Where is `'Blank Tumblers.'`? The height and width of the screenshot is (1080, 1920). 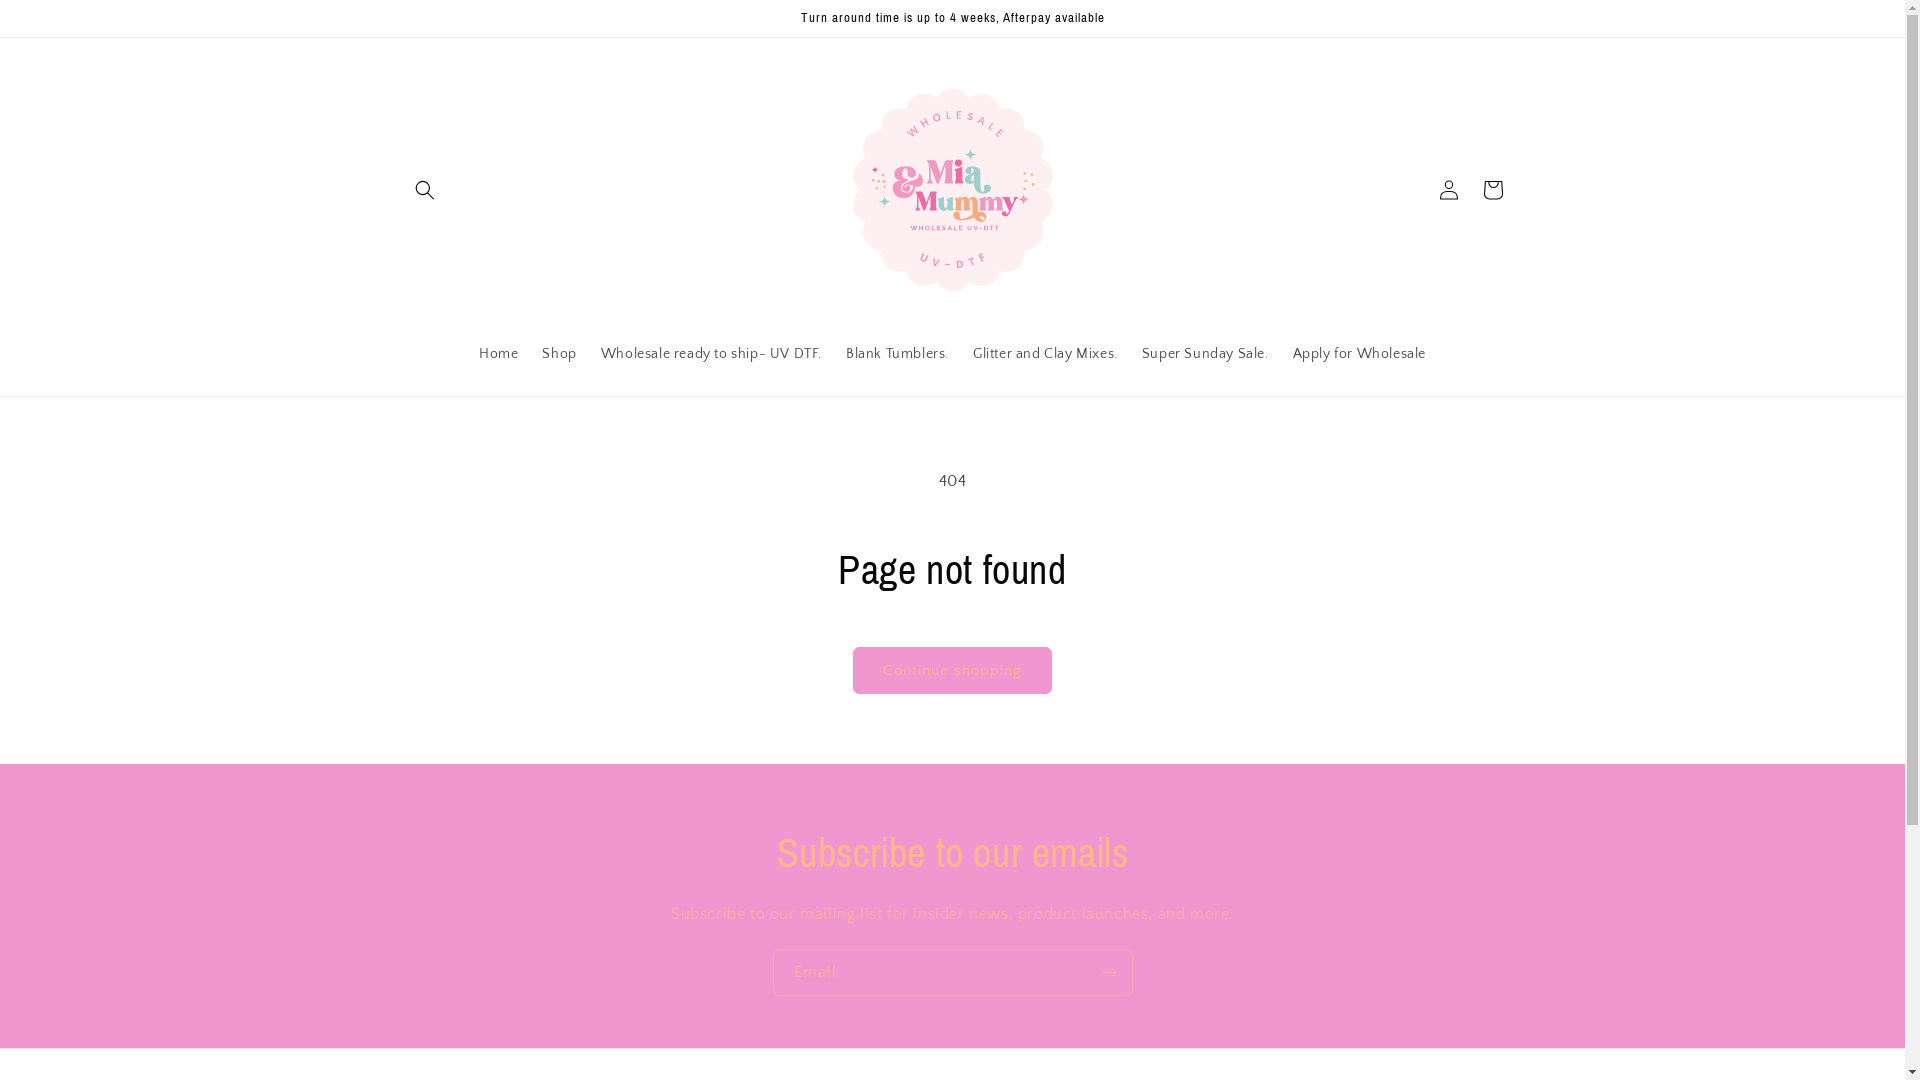
'Blank Tumblers.' is located at coordinates (896, 353).